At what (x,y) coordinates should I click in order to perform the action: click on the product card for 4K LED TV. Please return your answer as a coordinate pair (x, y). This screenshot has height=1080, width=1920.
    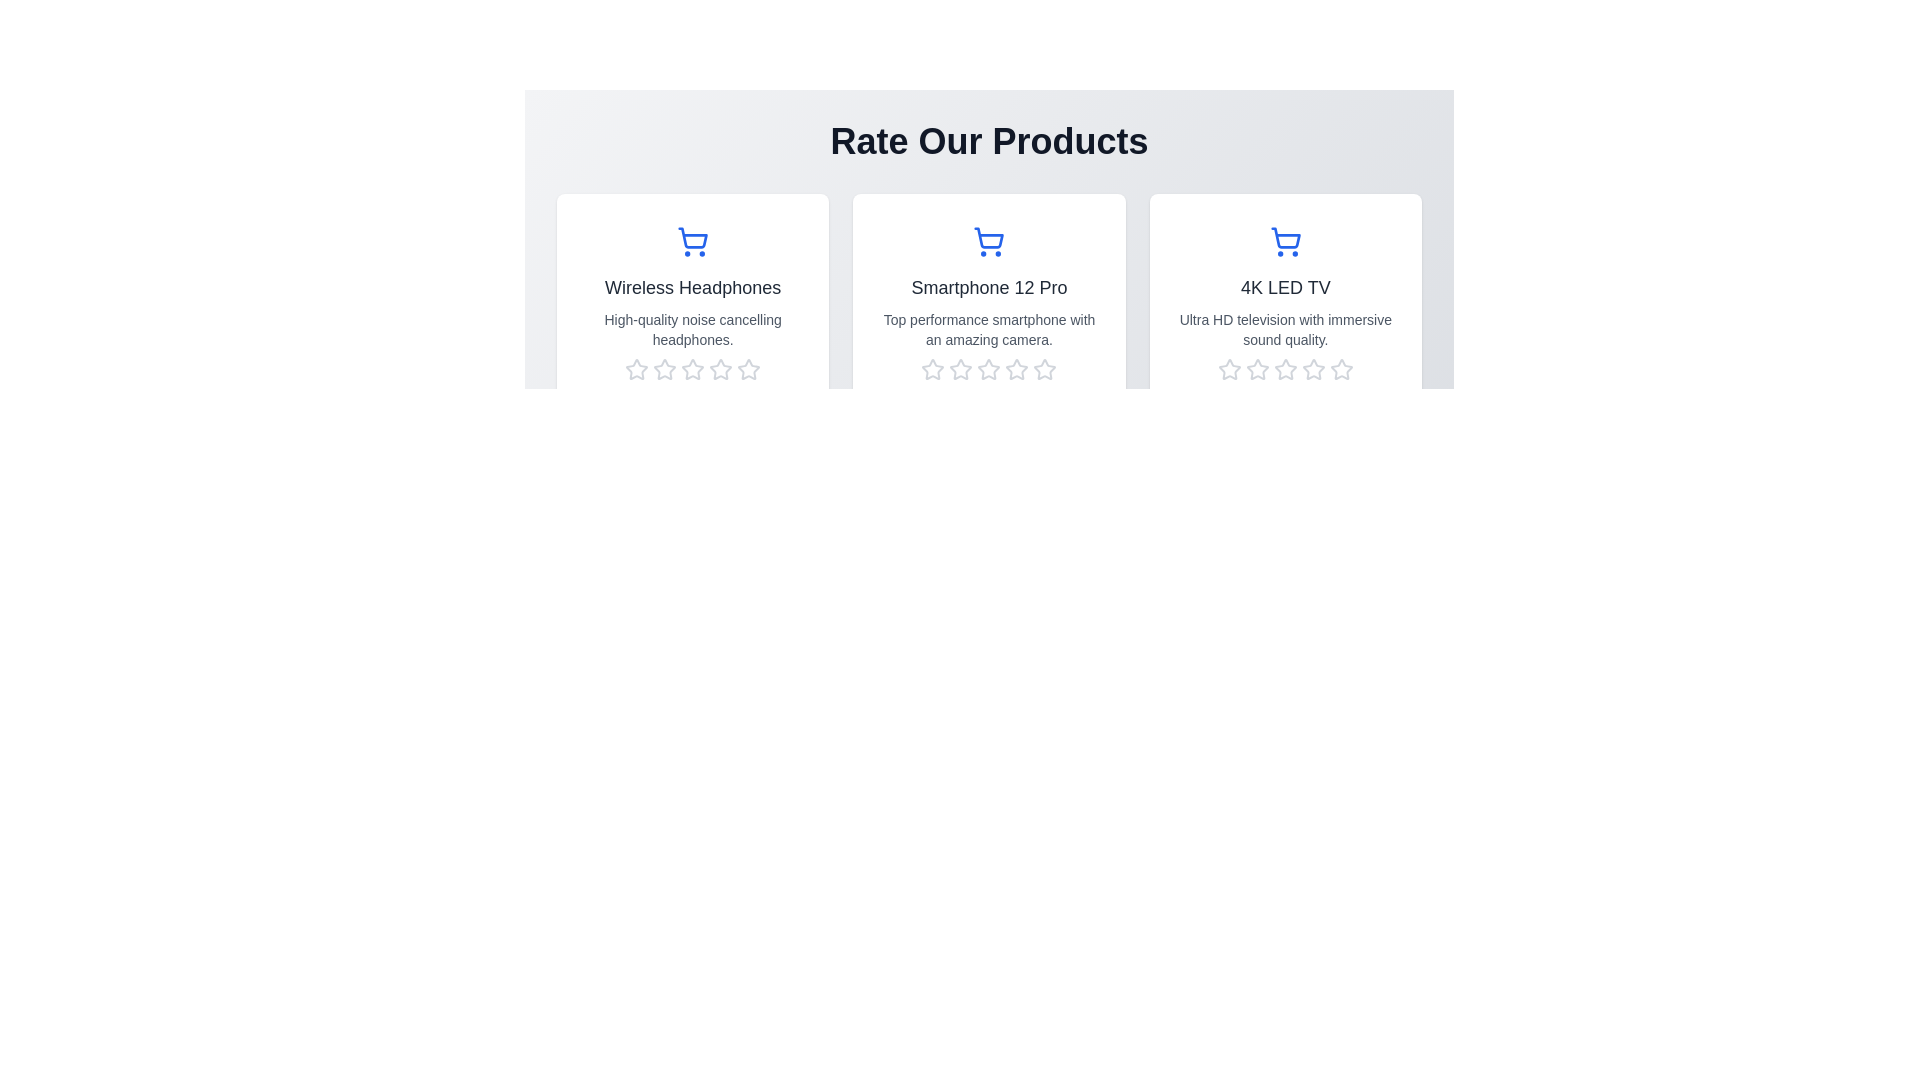
    Looking at the image, I should click on (1285, 313).